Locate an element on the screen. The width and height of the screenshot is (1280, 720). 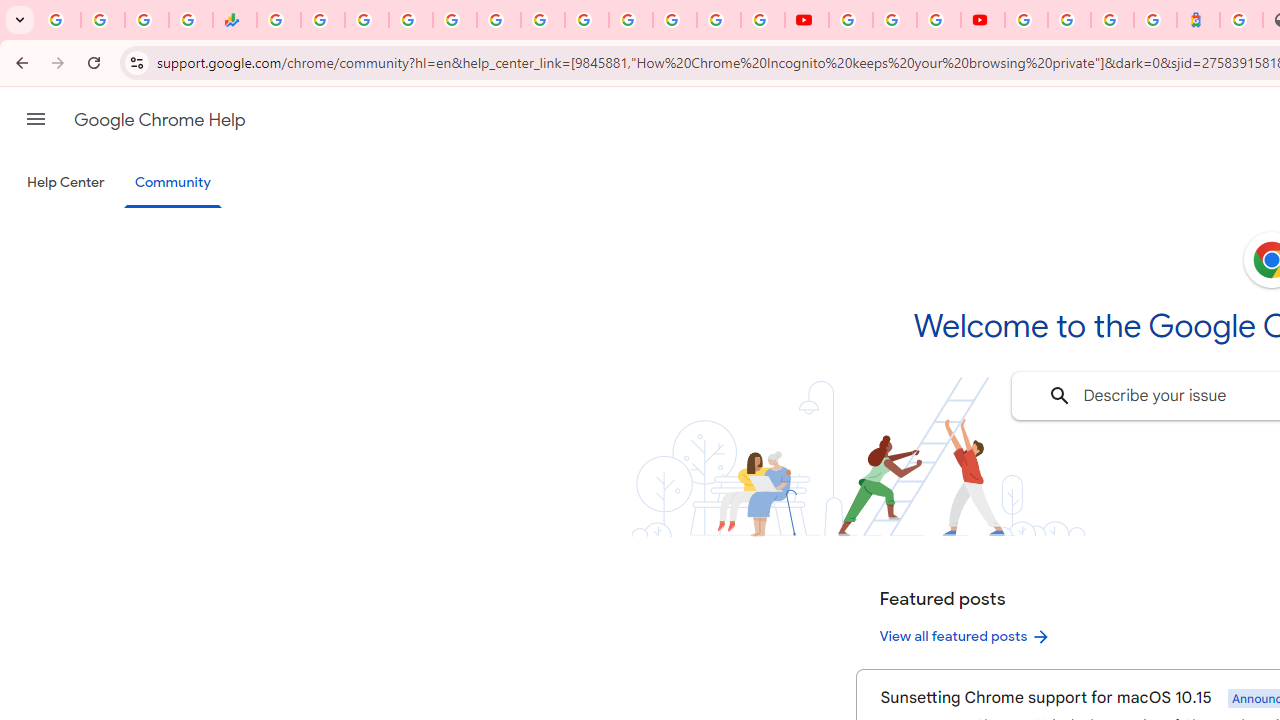
'Google Chrome Help' is located at coordinates (160, 119).